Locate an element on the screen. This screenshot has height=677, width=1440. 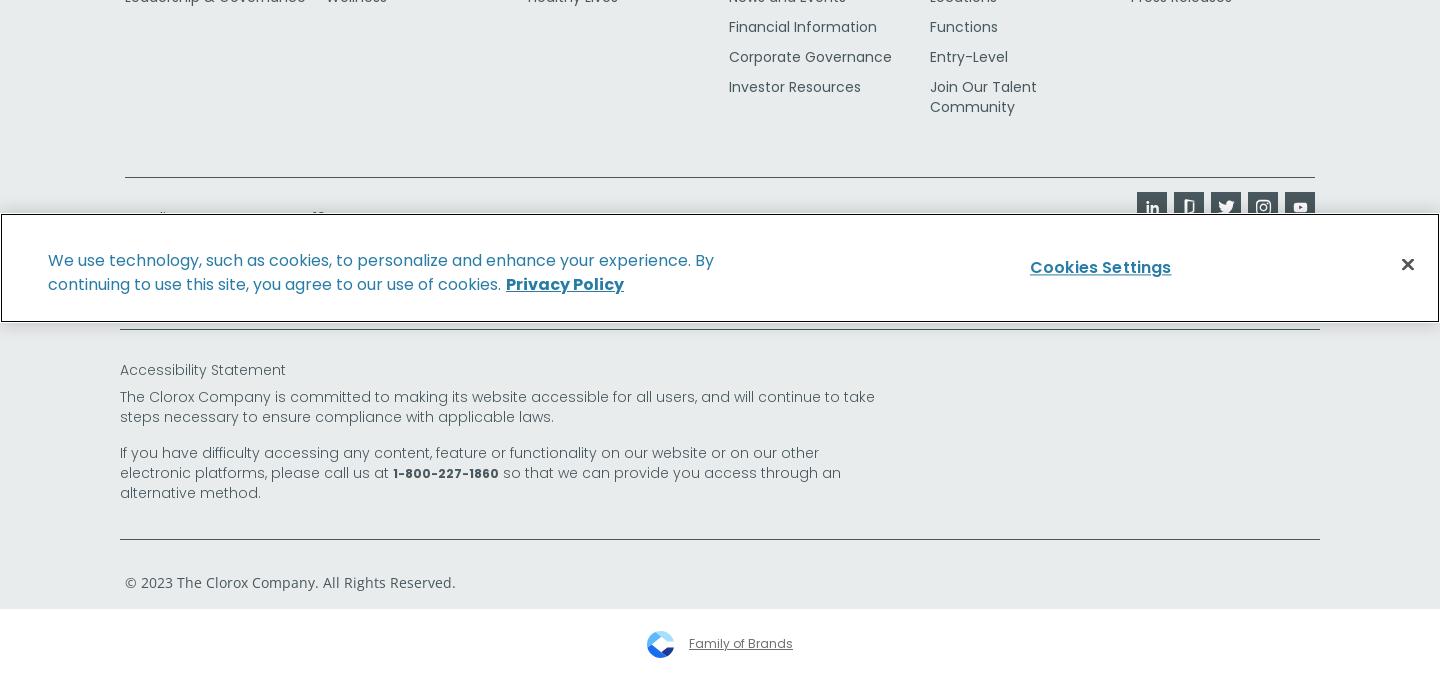
'CA Transparency in Supply Chains Act' is located at coordinates (248, 254).